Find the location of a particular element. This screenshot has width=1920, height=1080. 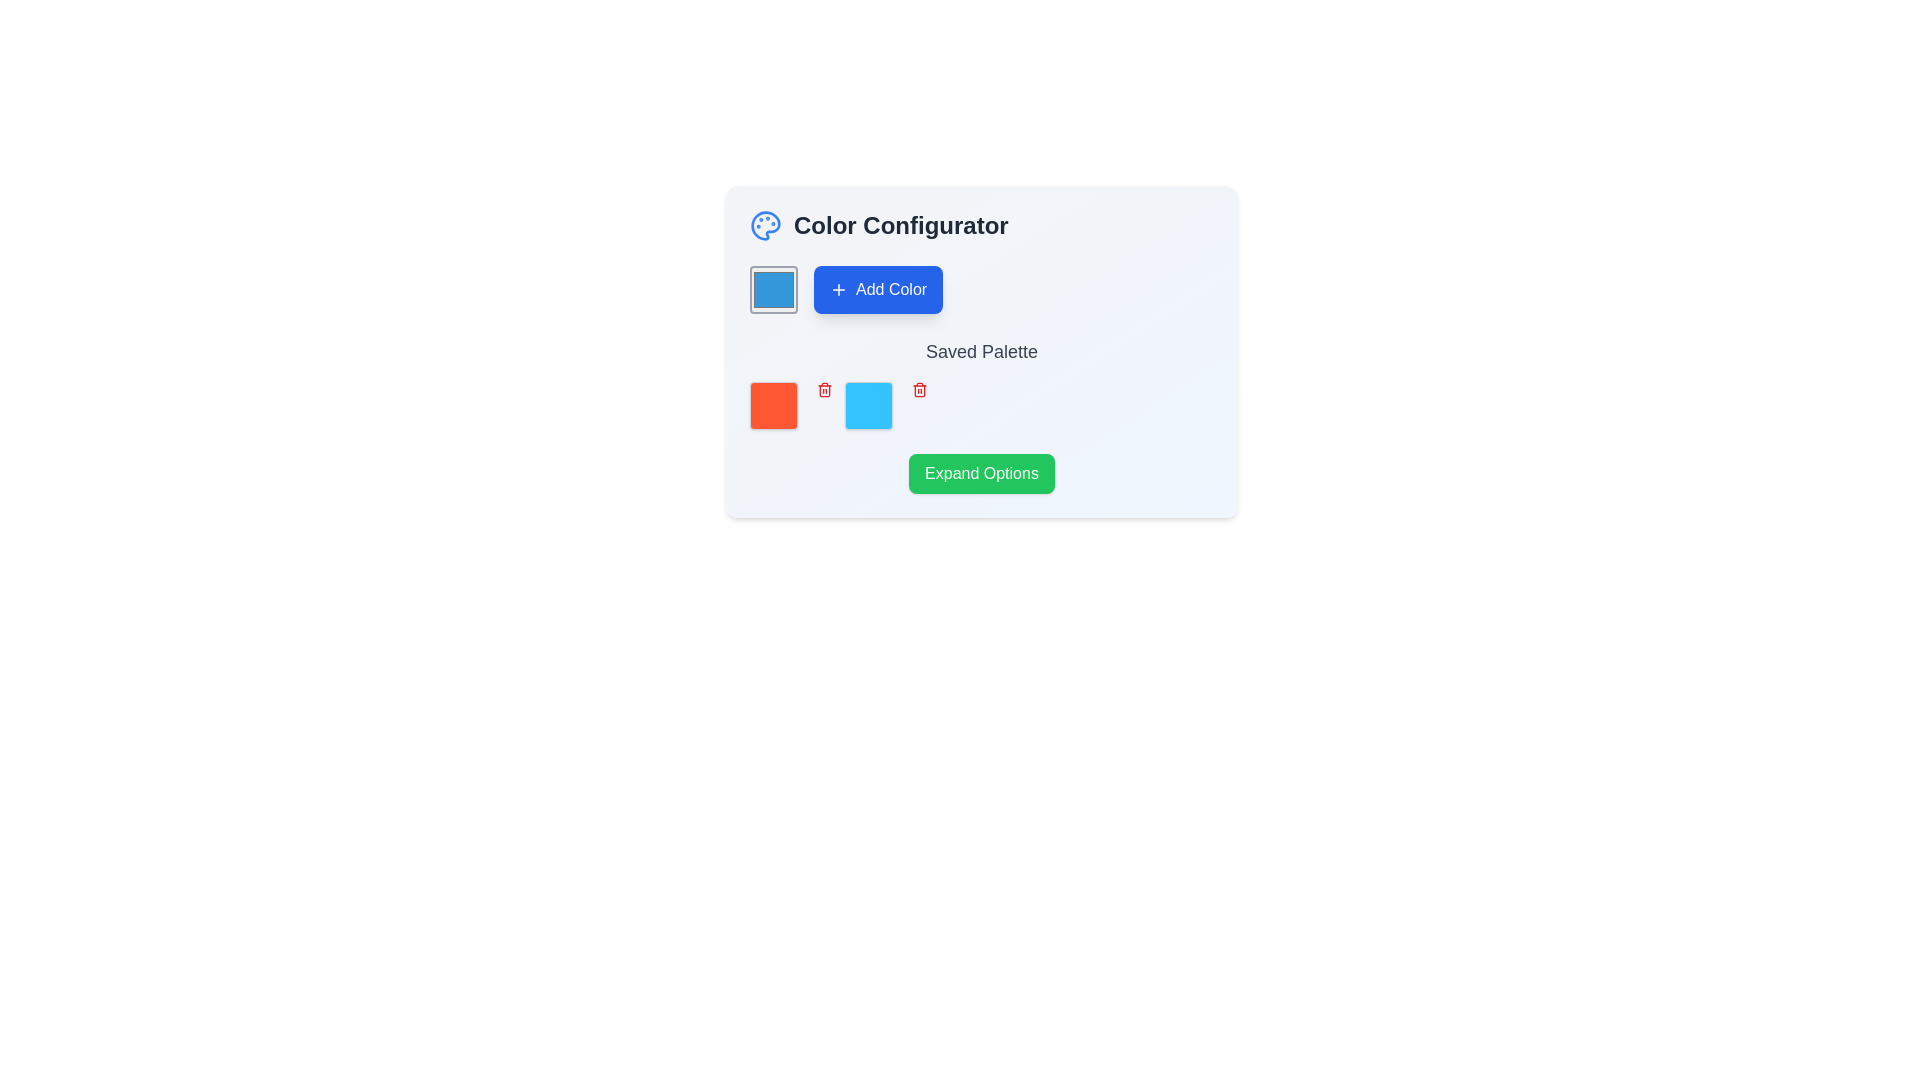

the color configuration icon located to the left of the 'Color Configurator' text is located at coordinates (765, 225).